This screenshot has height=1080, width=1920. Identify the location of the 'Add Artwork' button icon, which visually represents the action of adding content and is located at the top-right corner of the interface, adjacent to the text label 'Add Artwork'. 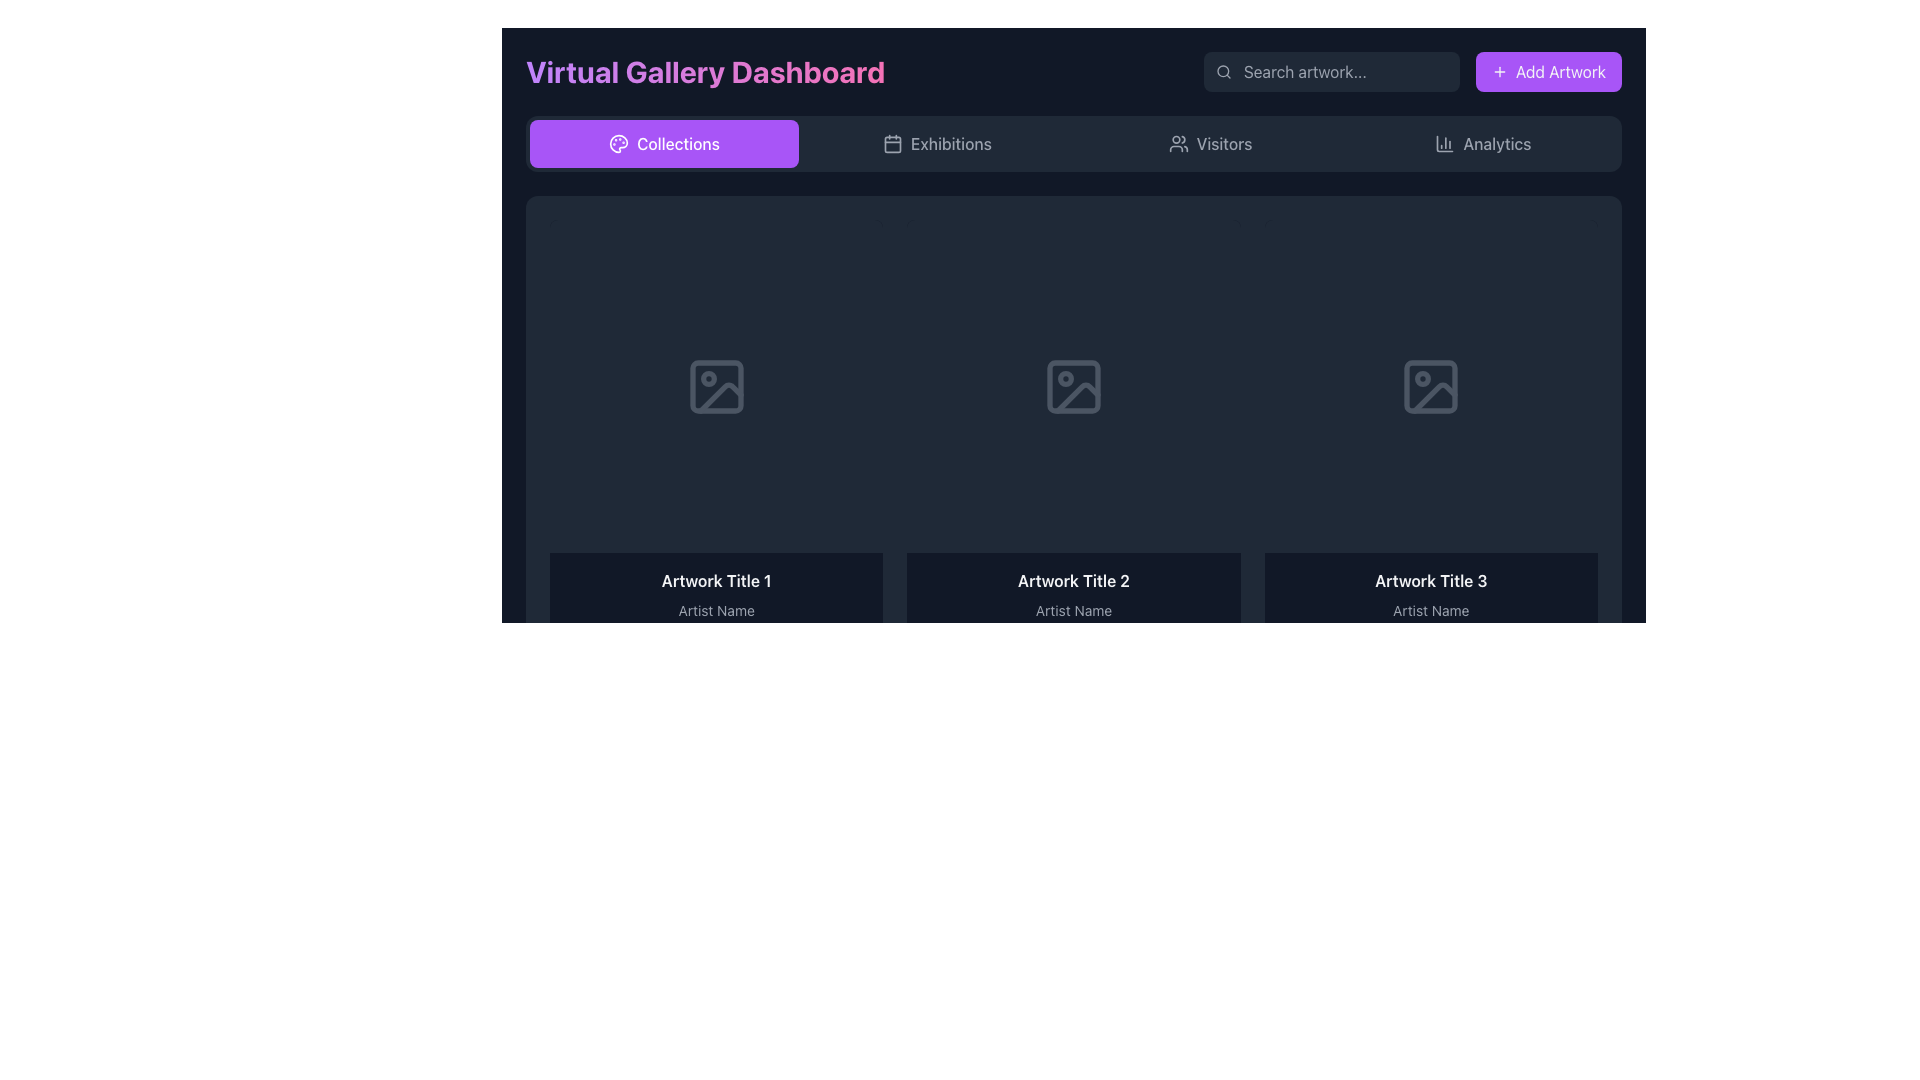
(1498, 71).